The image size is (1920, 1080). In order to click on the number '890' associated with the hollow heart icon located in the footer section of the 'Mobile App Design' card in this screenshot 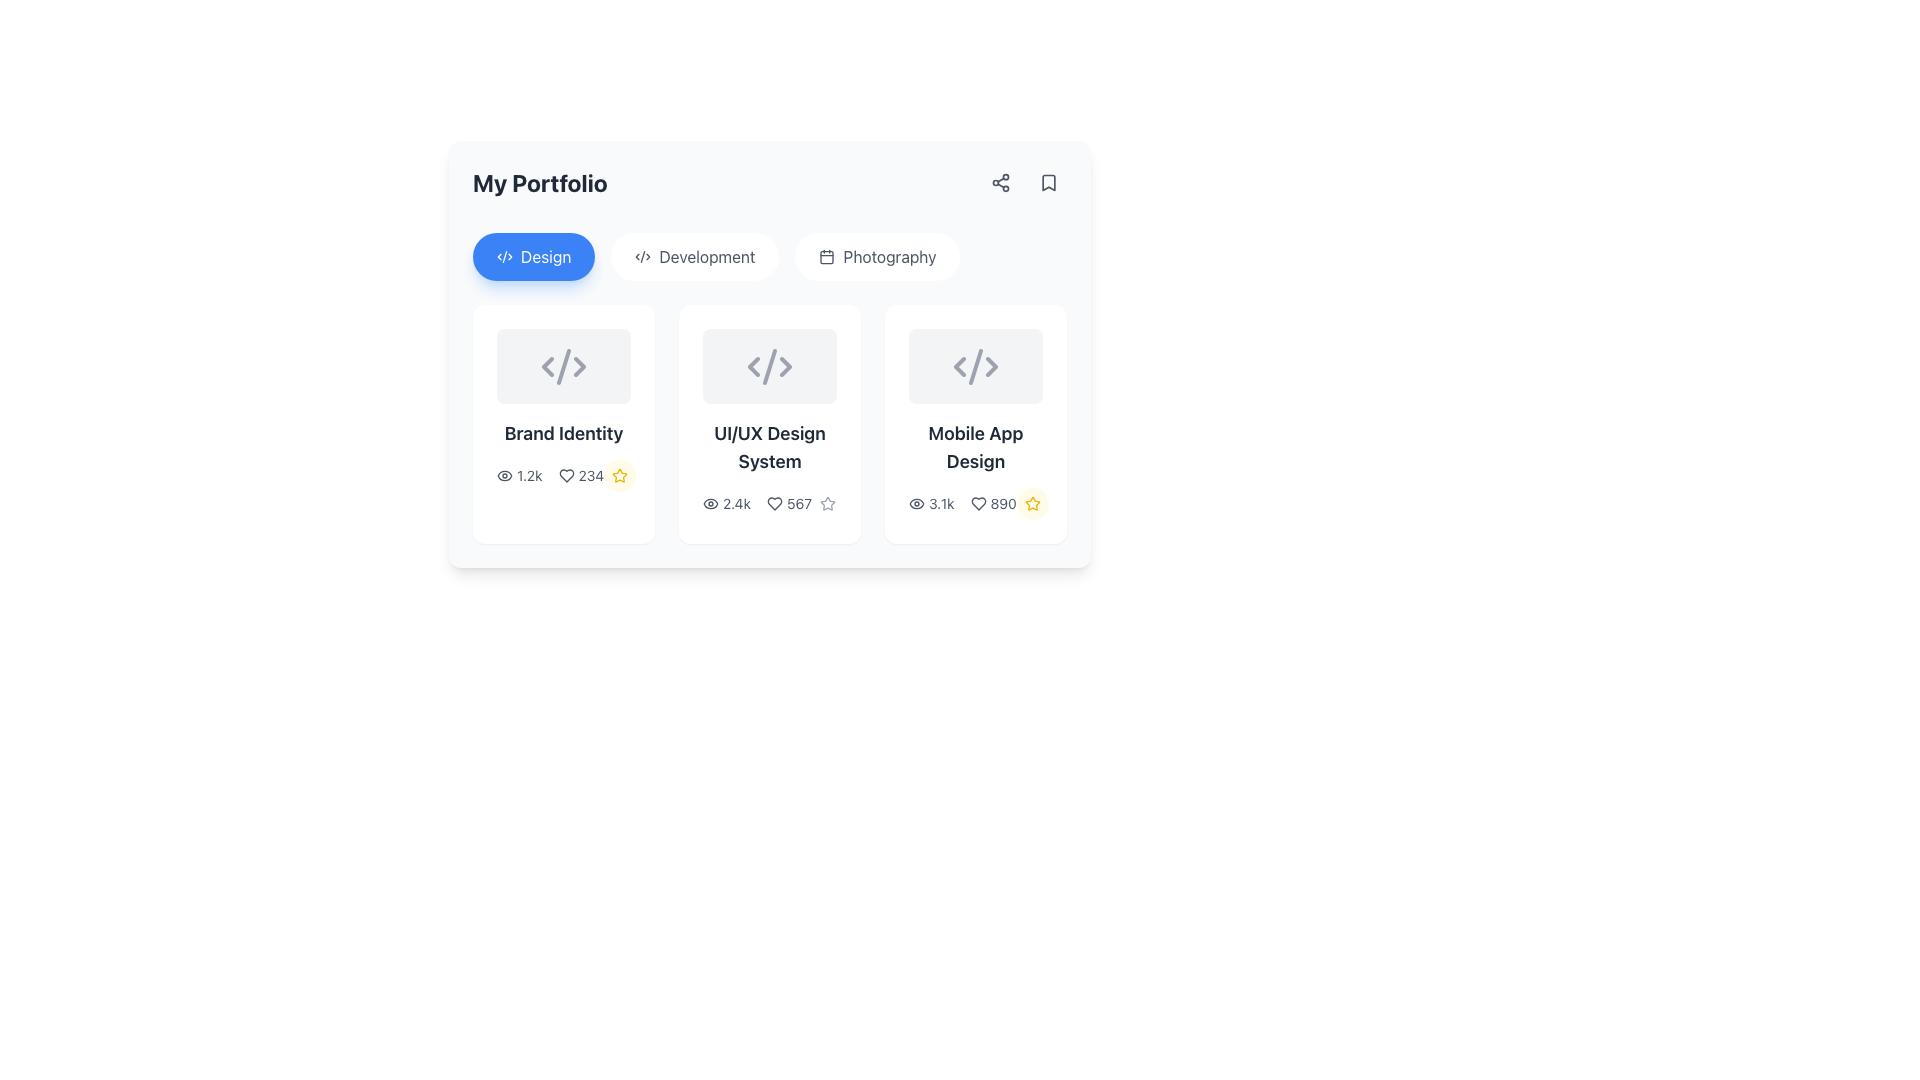, I will do `click(978, 503)`.